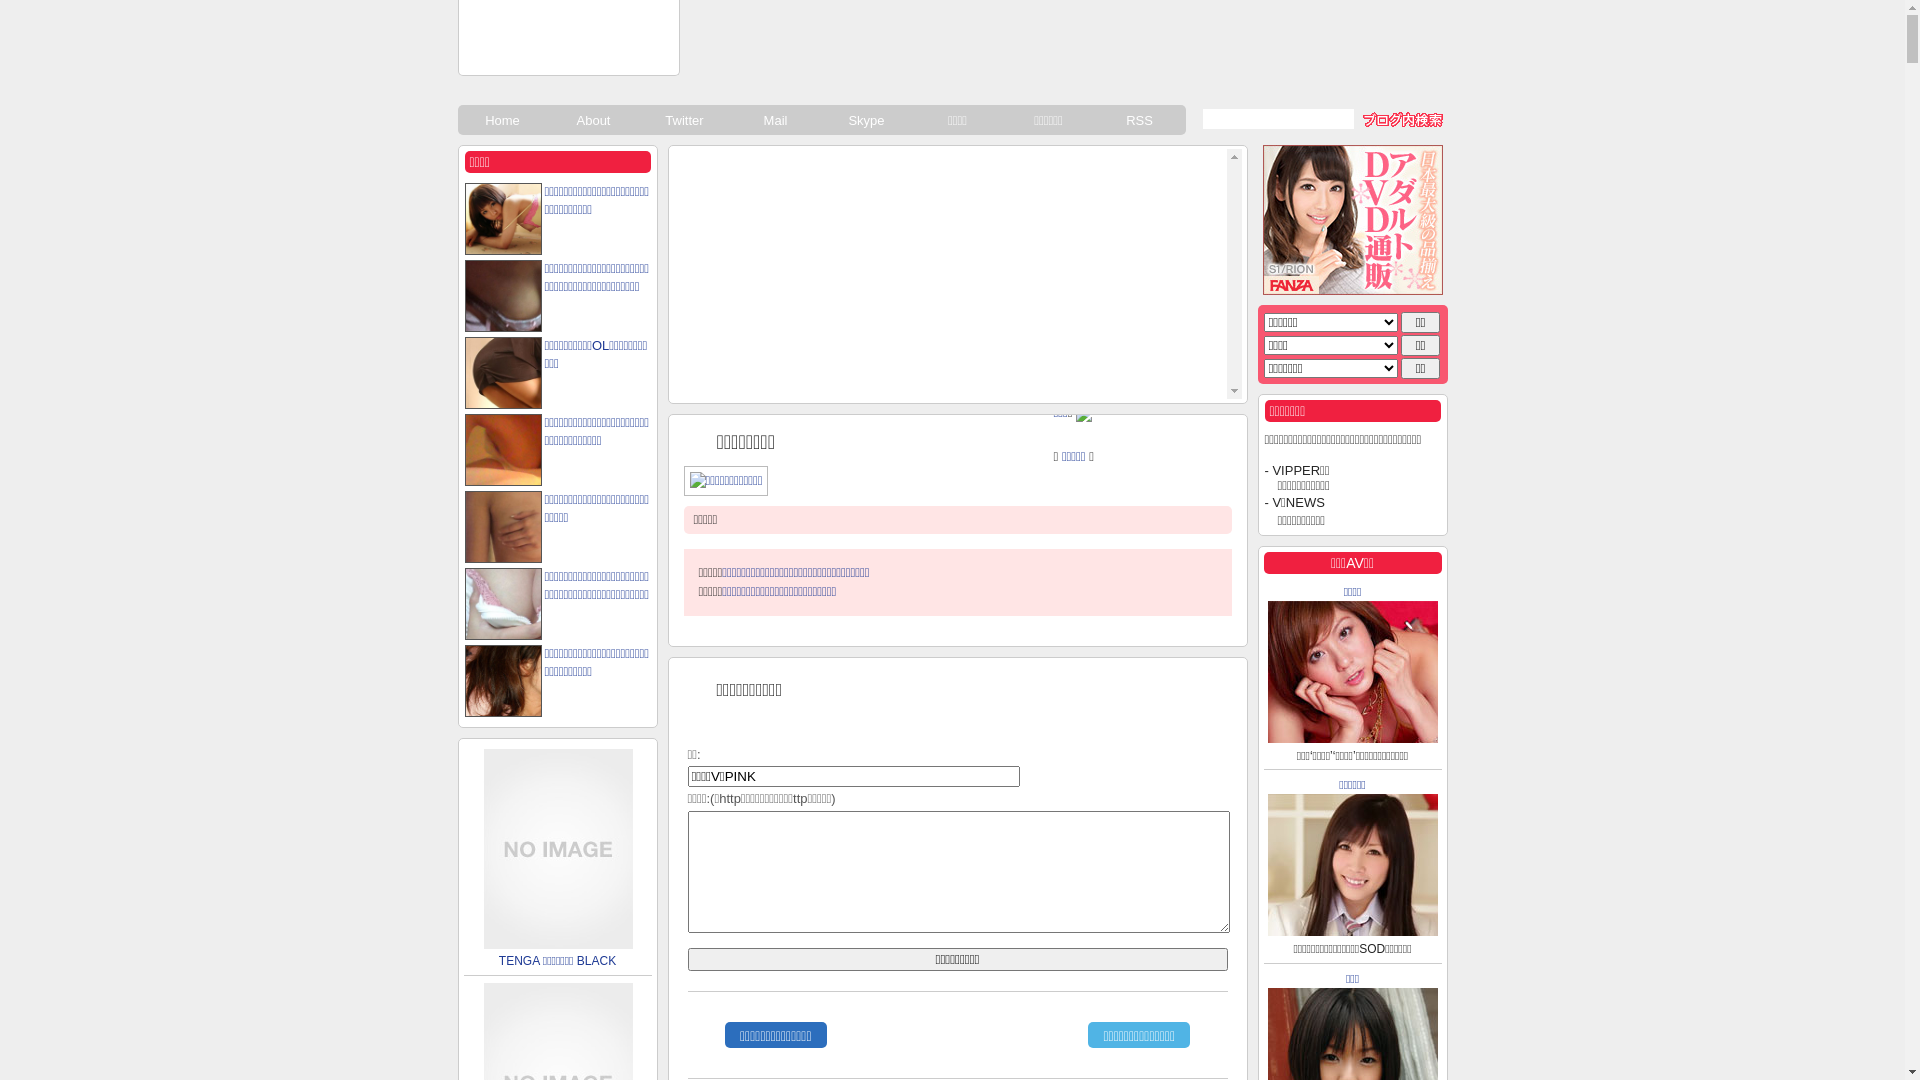  Describe the element at coordinates (728, 119) in the screenshot. I see `'Mail'` at that location.